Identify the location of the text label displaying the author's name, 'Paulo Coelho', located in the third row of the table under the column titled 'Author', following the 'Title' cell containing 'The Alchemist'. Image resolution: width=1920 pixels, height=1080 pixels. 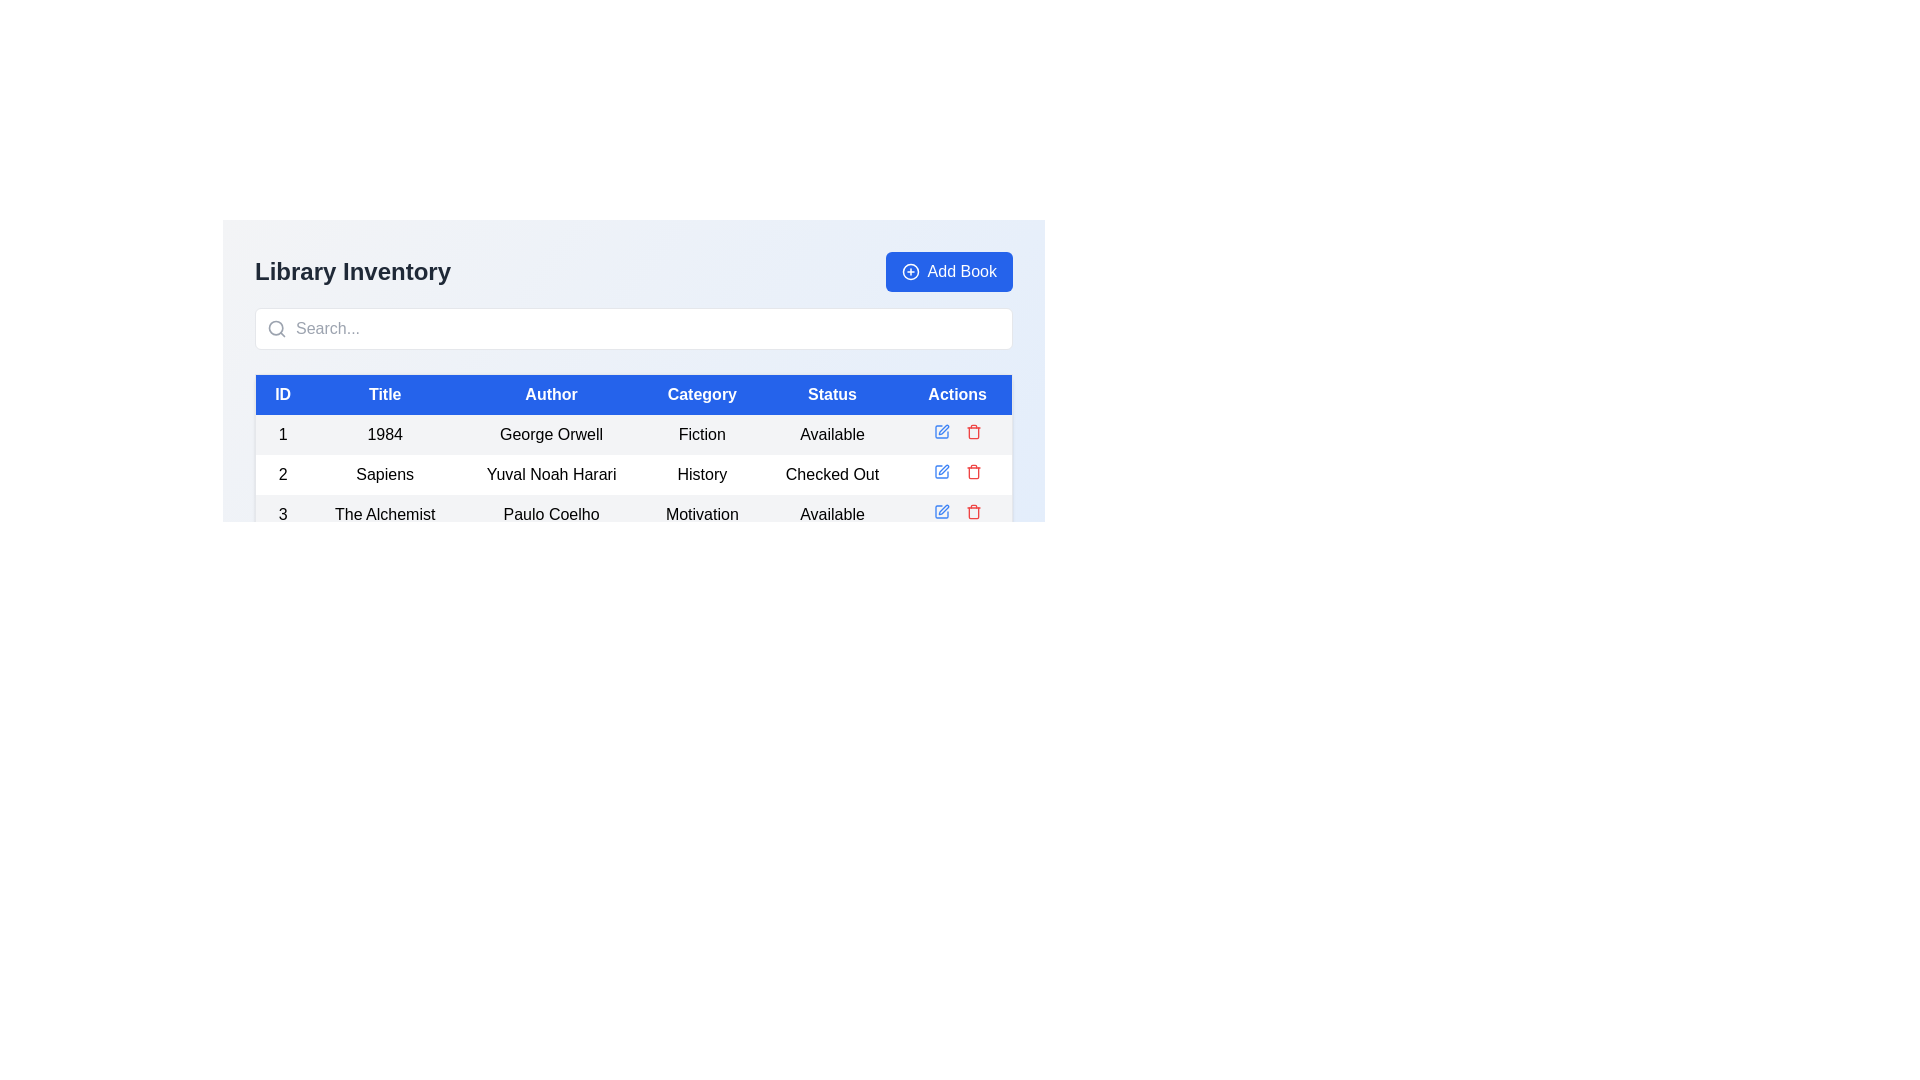
(551, 514).